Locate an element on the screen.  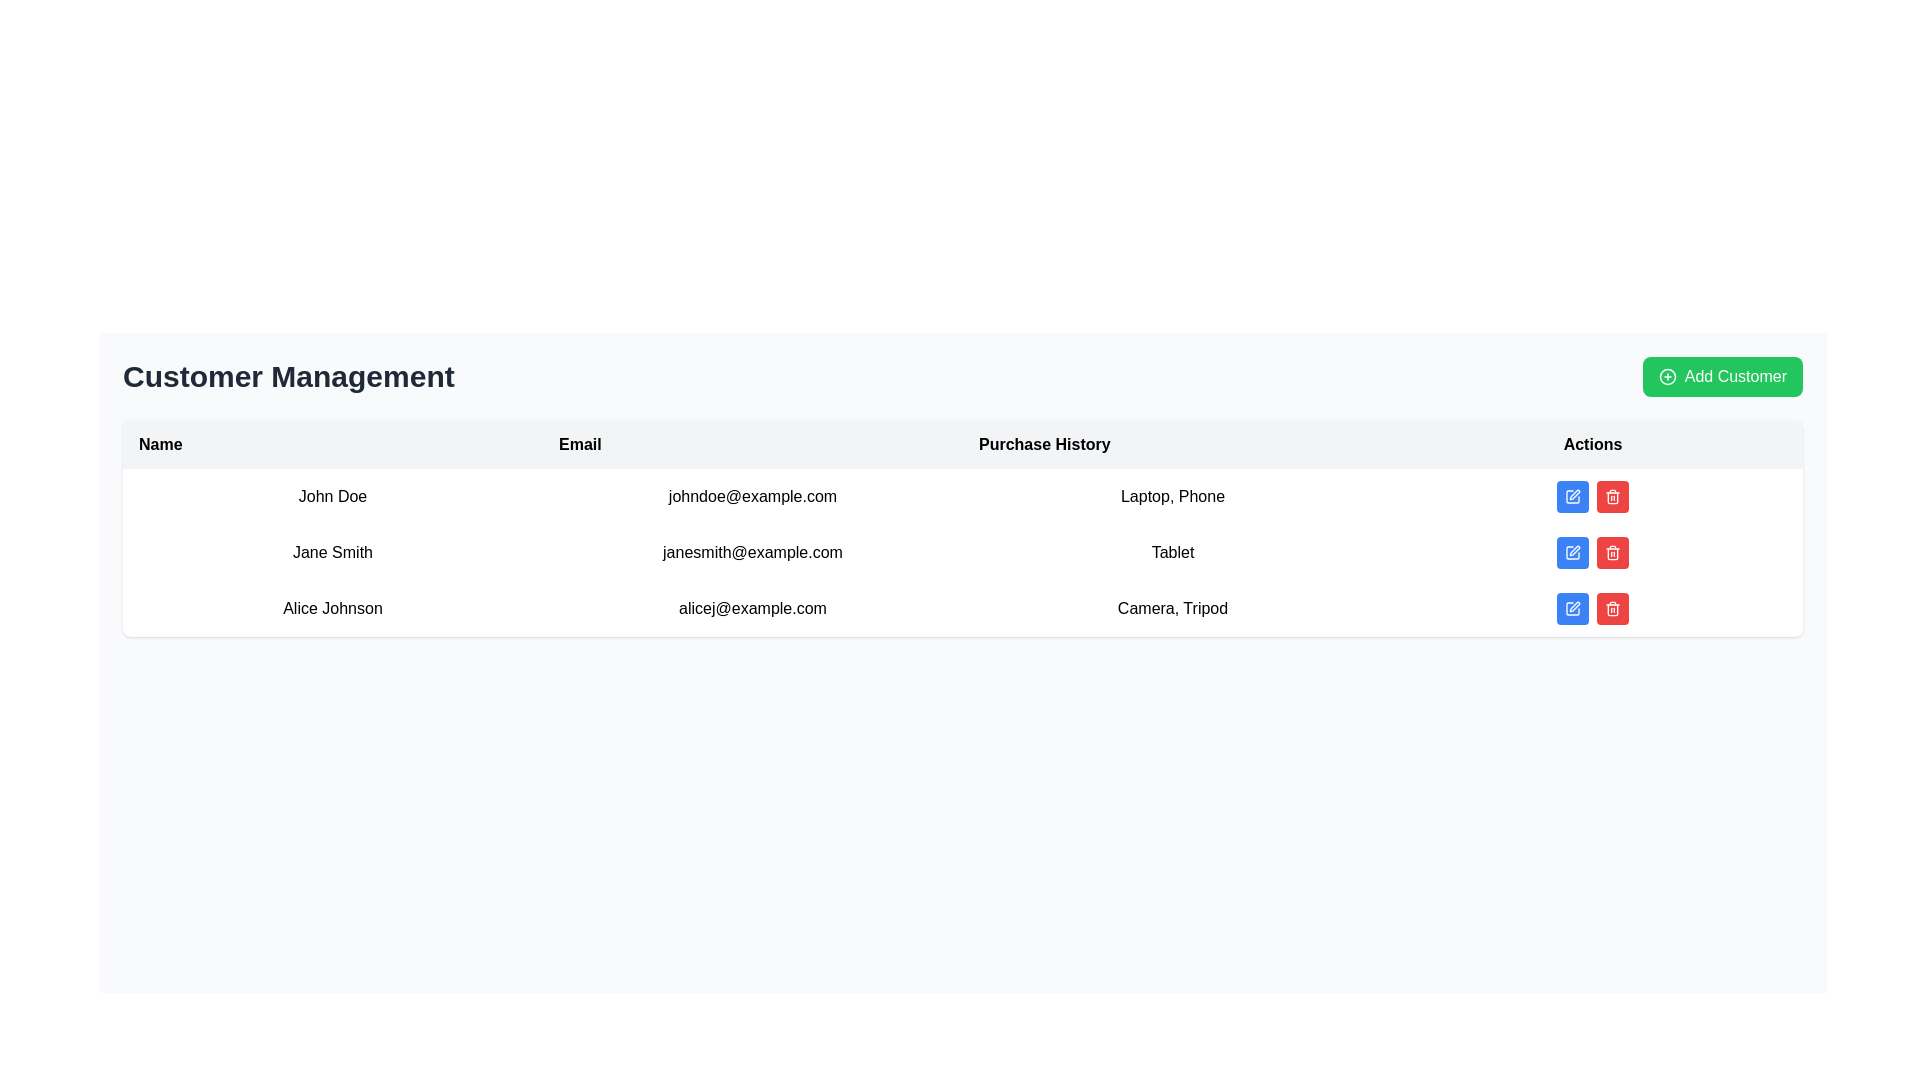
the icon button located on the far-right side of the row for 'Jane Smith' under the 'Actions' column is located at coordinates (1572, 552).